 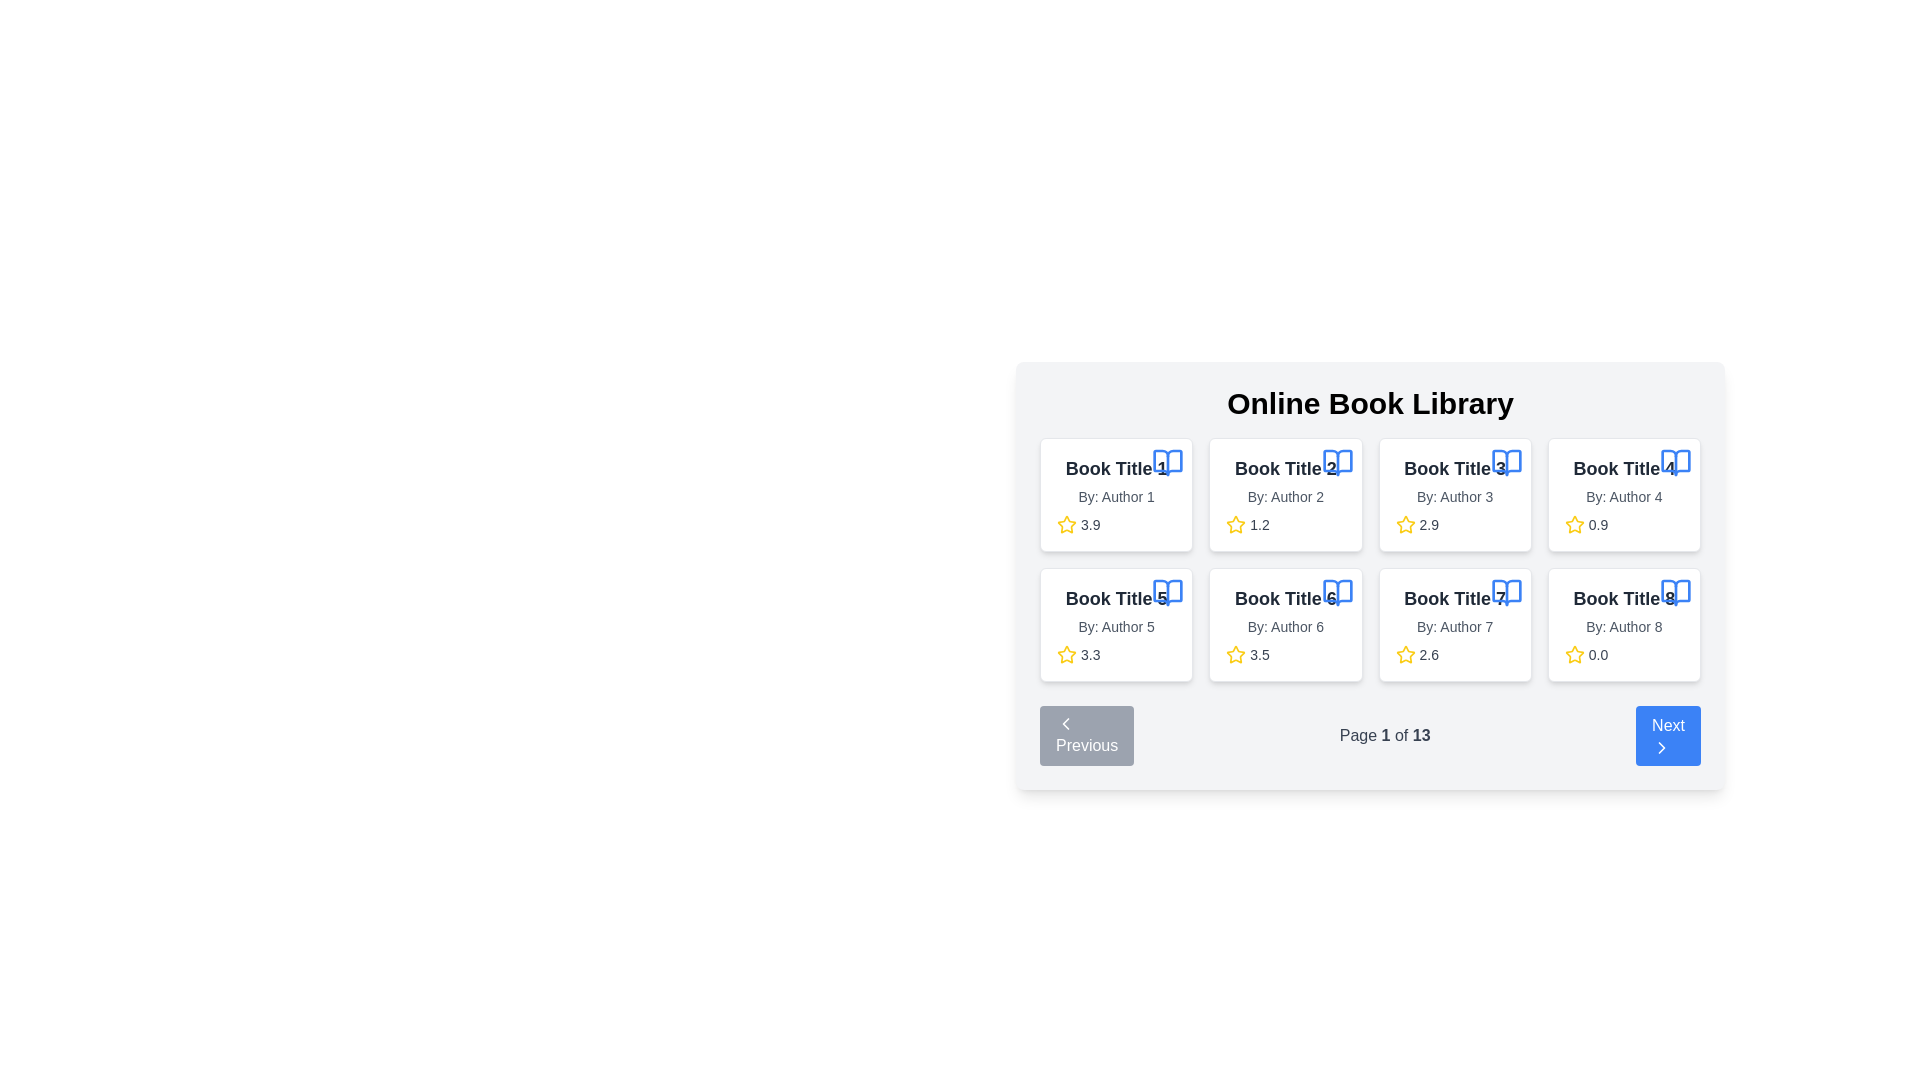 What do you see at coordinates (1573, 523) in the screenshot?
I see `the rating indicator star icon located below the title 'Book Title 4' and adjacent to the numerical value '0.9'` at bounding box center [1573, 523].